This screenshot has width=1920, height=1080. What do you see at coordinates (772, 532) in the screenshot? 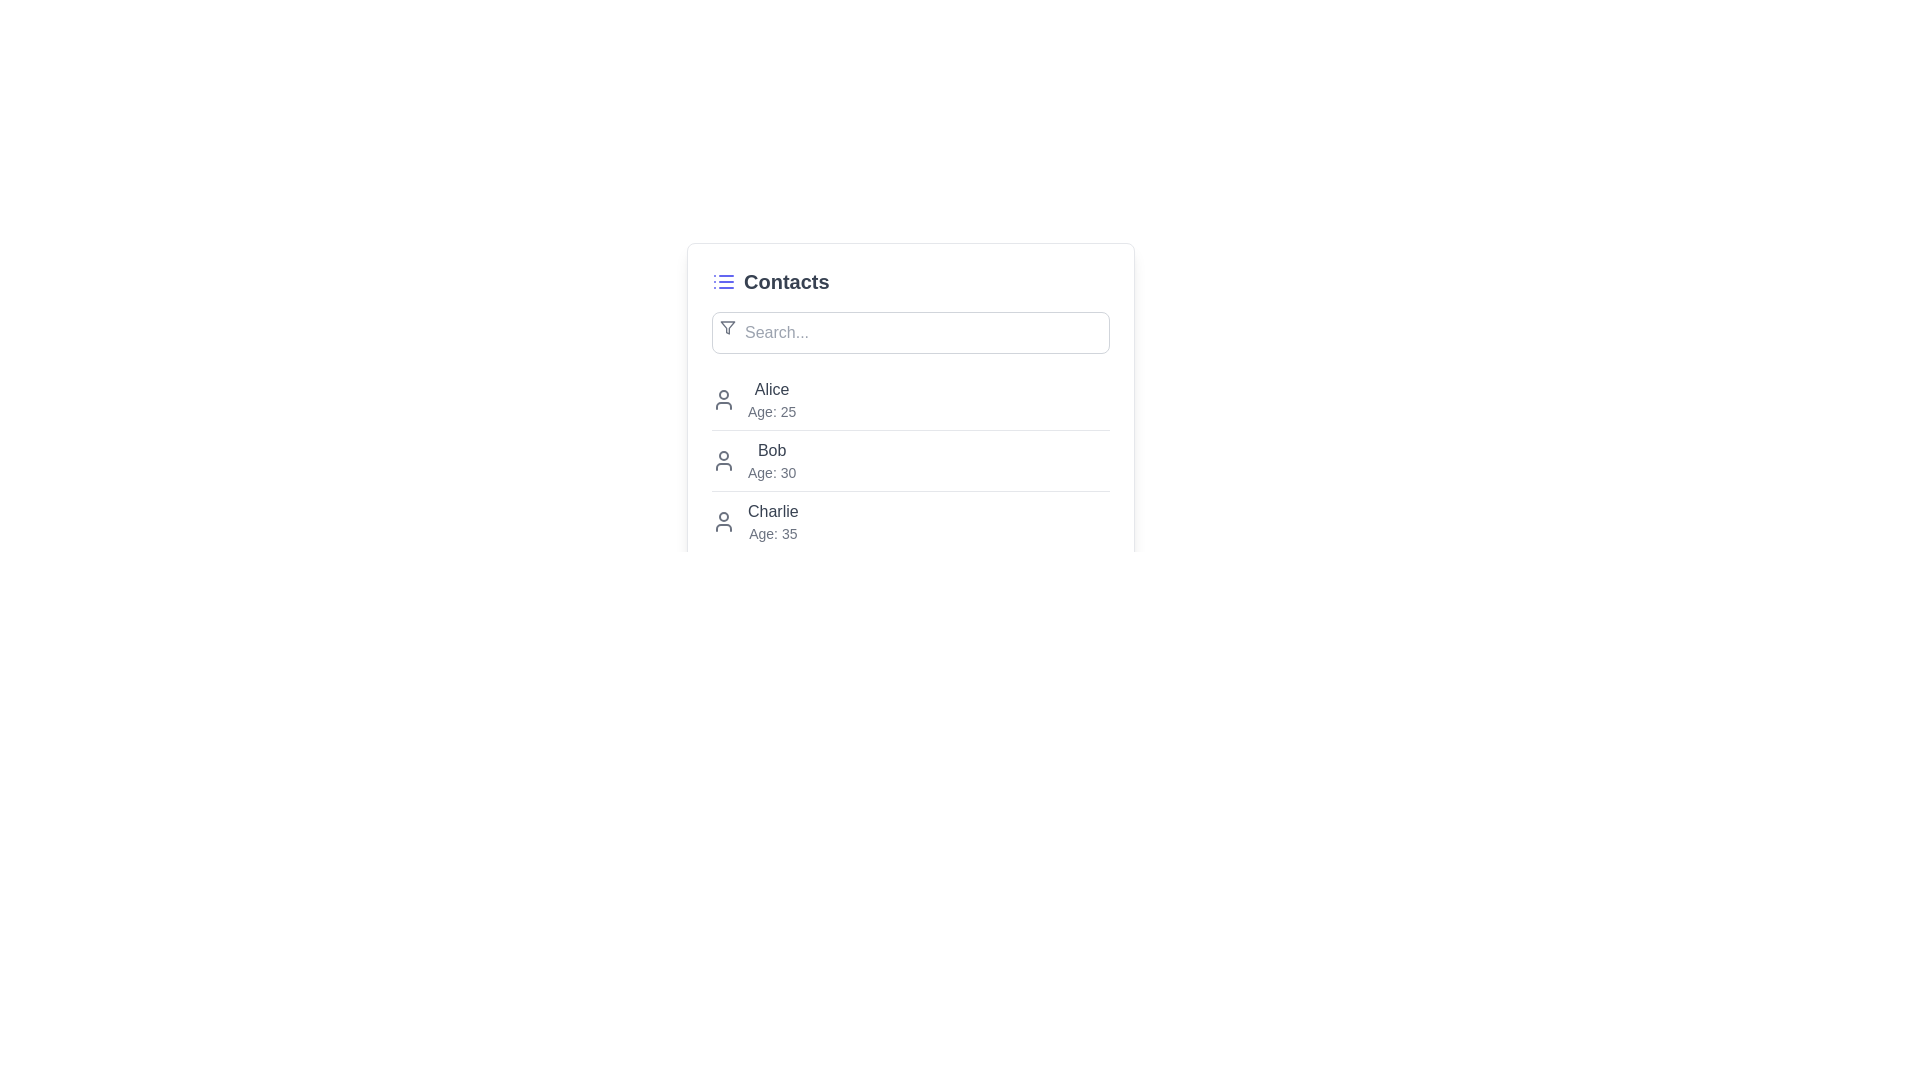
I see `the age label of the contact named 'Charlie', which is located within the contact list interface, below the name 'Charlie'` at bounding box center [772, 532].